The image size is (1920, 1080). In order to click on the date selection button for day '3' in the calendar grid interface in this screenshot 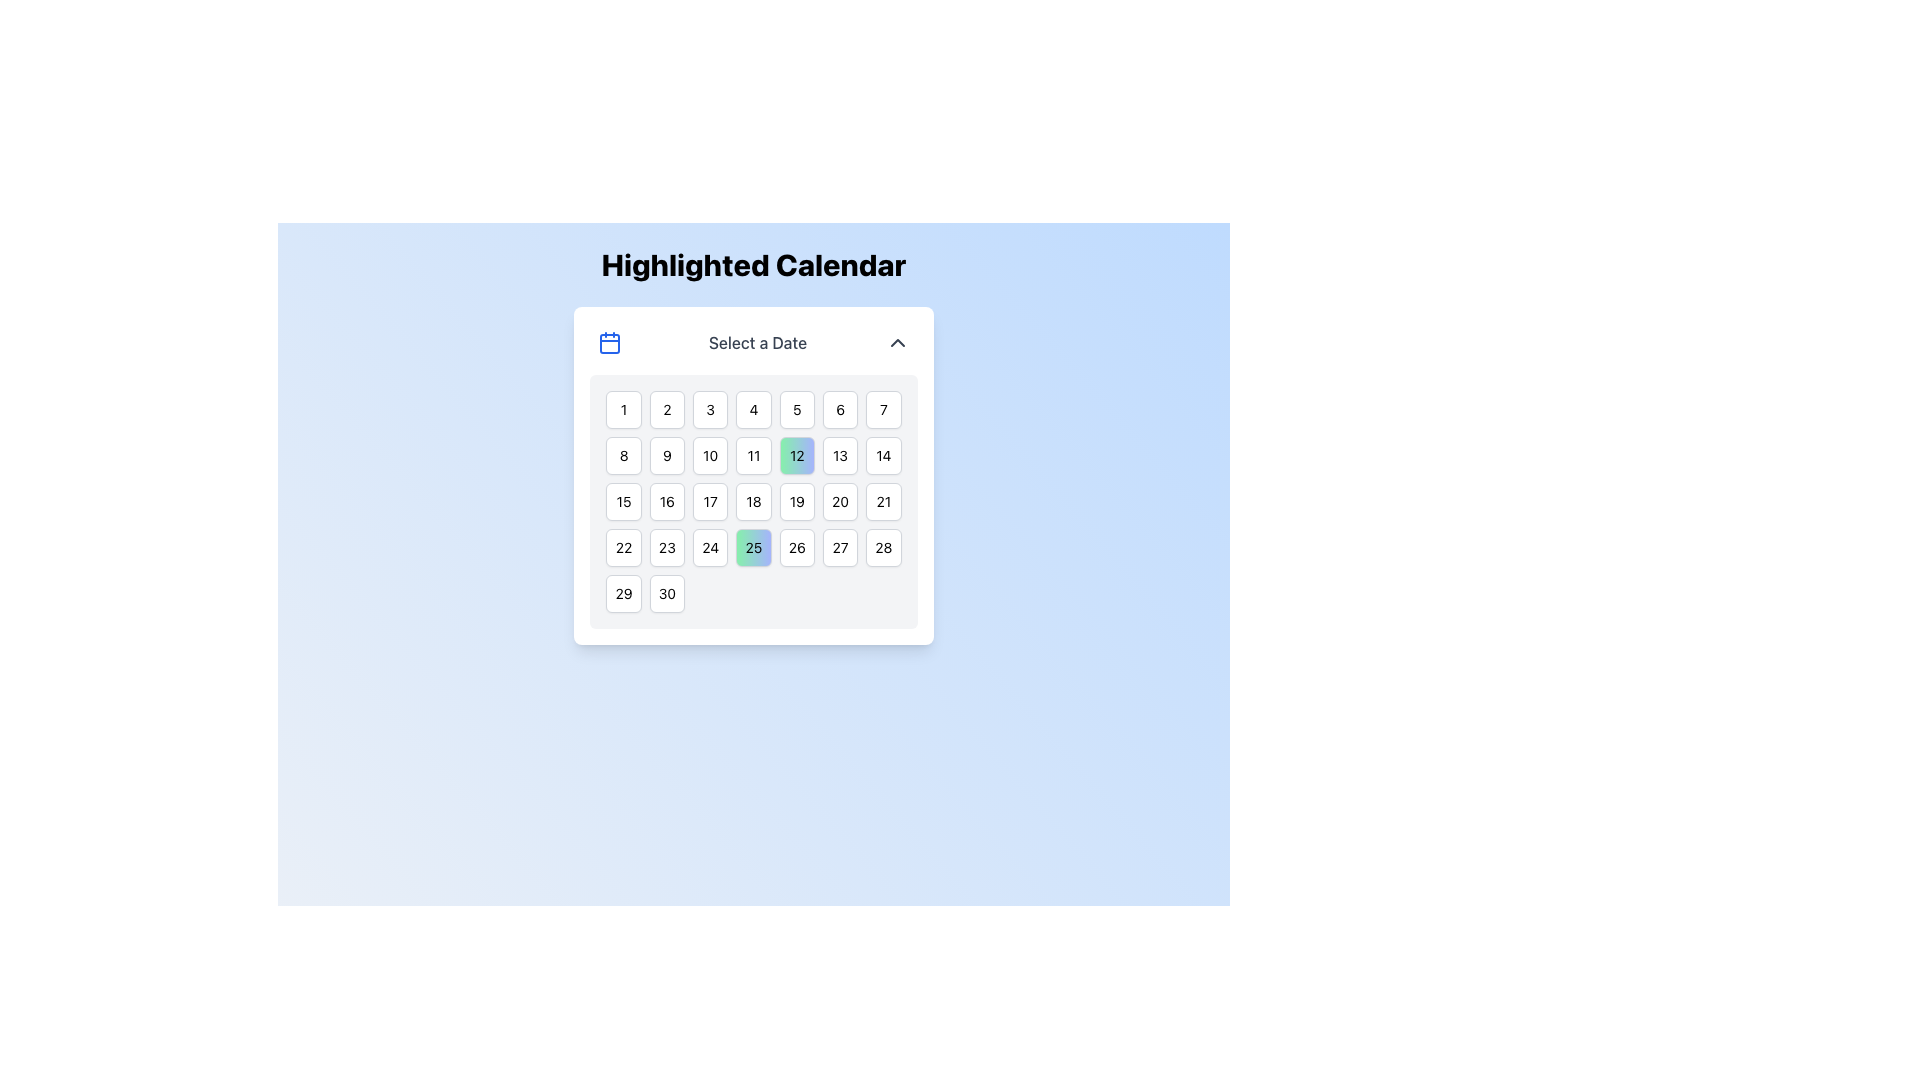, I will do `click(710, 408)`.